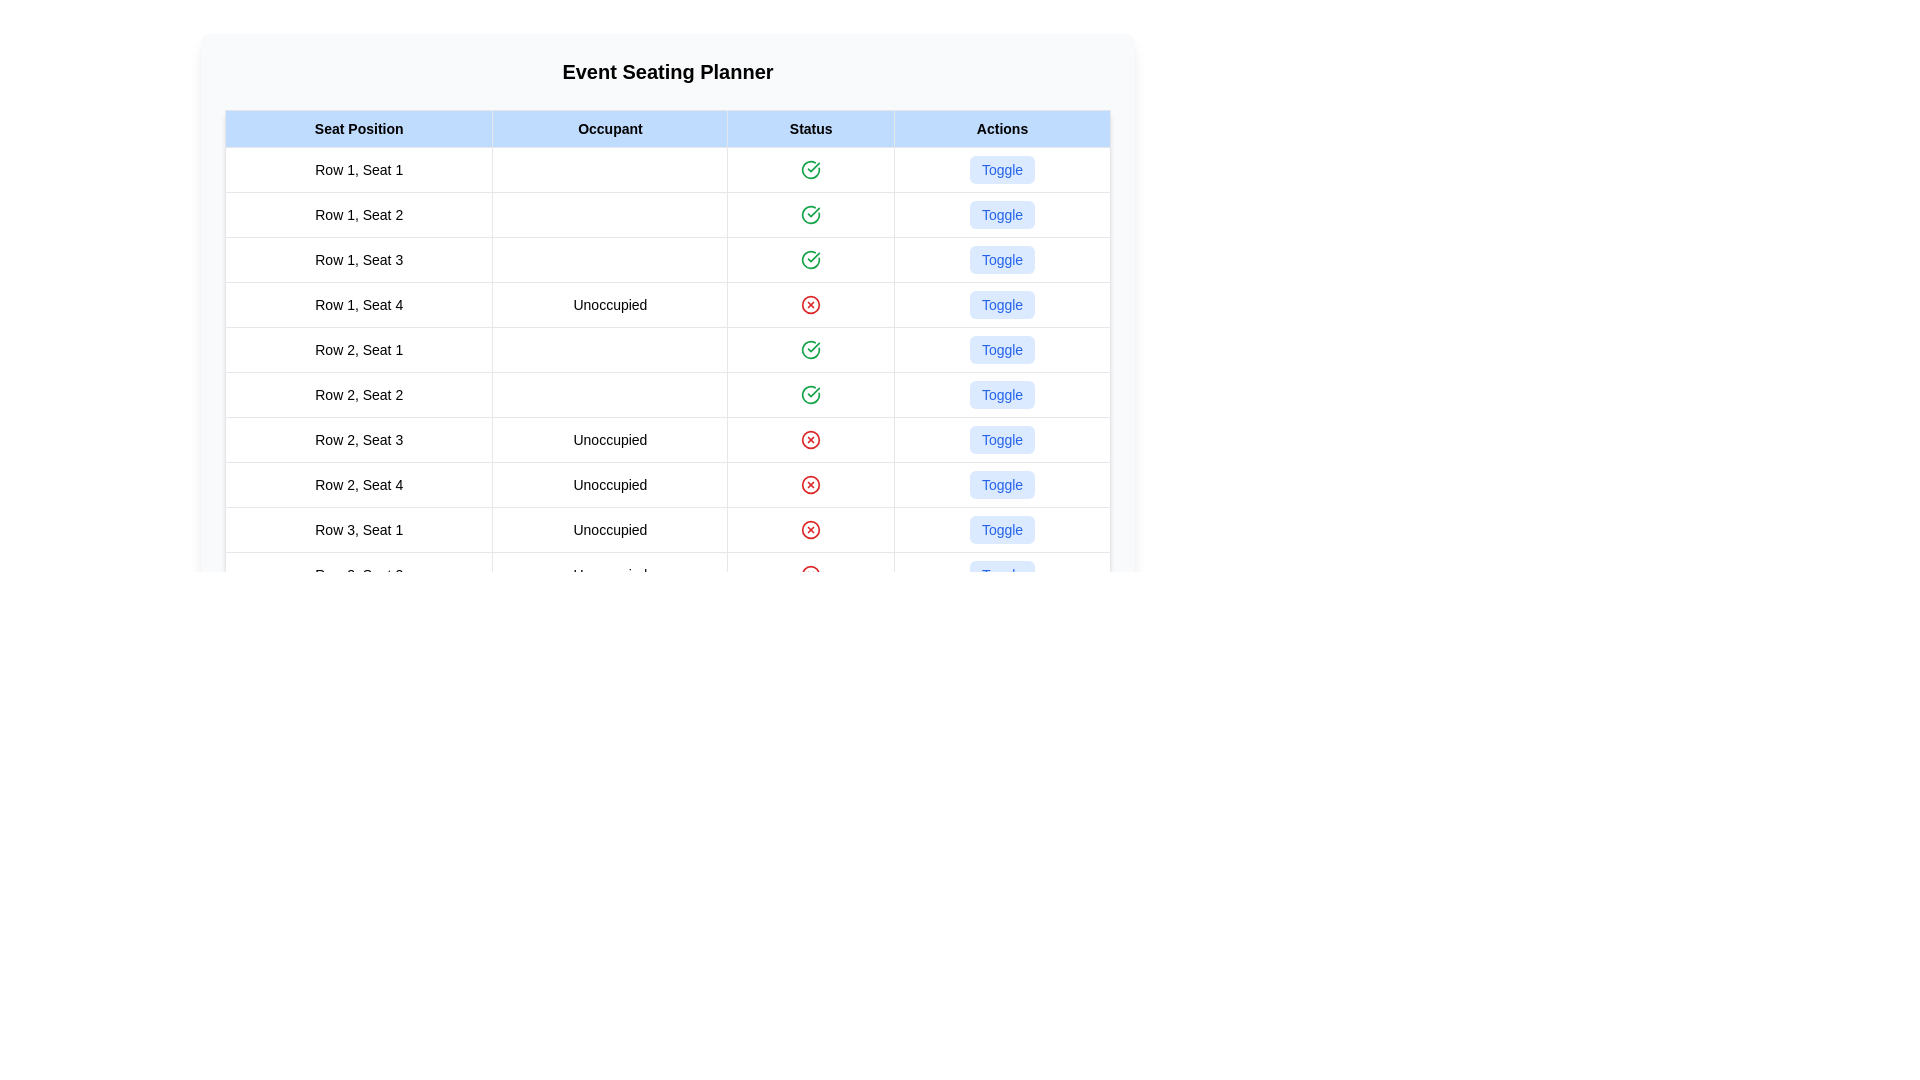  Describe the element at coordinates (811, 528) in the screenshot. I see `visual indication from the circular red icon with a cross symbol in the third row, third column of the 'Event Seating Planner' table, specifically for 'Row 3, Seat 1'` at that location.